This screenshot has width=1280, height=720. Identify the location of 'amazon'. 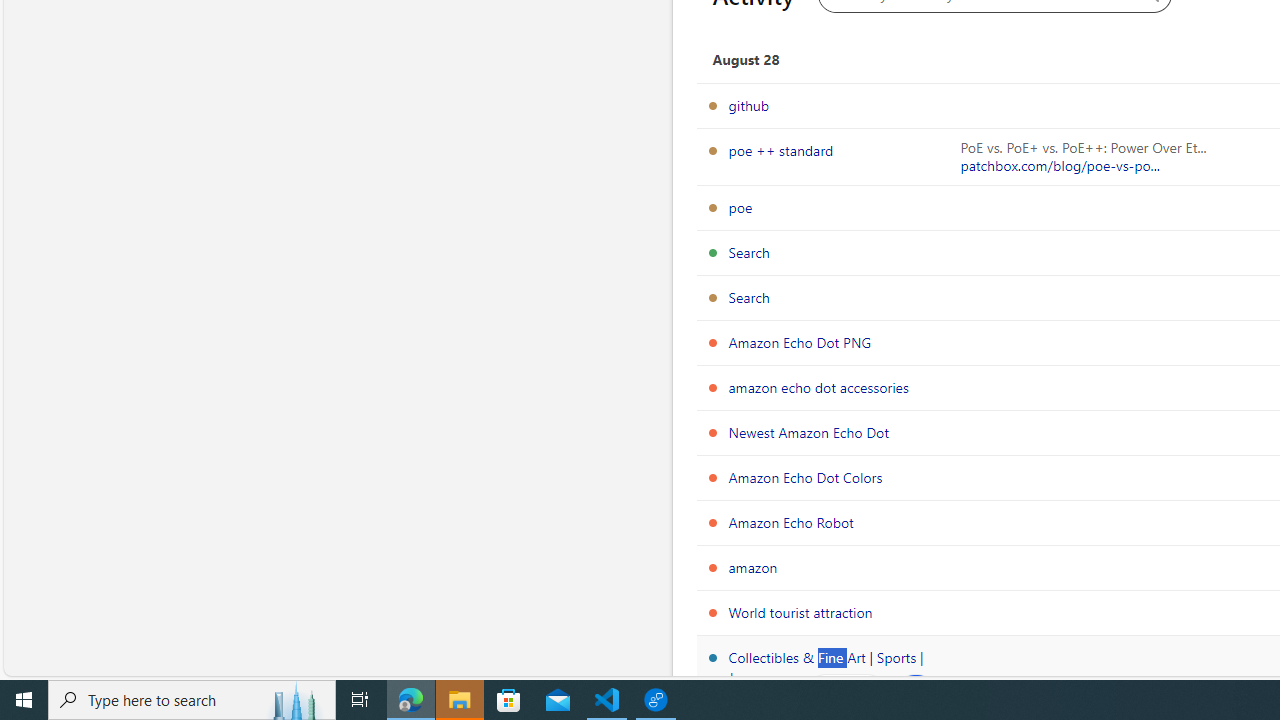
(752, 567).